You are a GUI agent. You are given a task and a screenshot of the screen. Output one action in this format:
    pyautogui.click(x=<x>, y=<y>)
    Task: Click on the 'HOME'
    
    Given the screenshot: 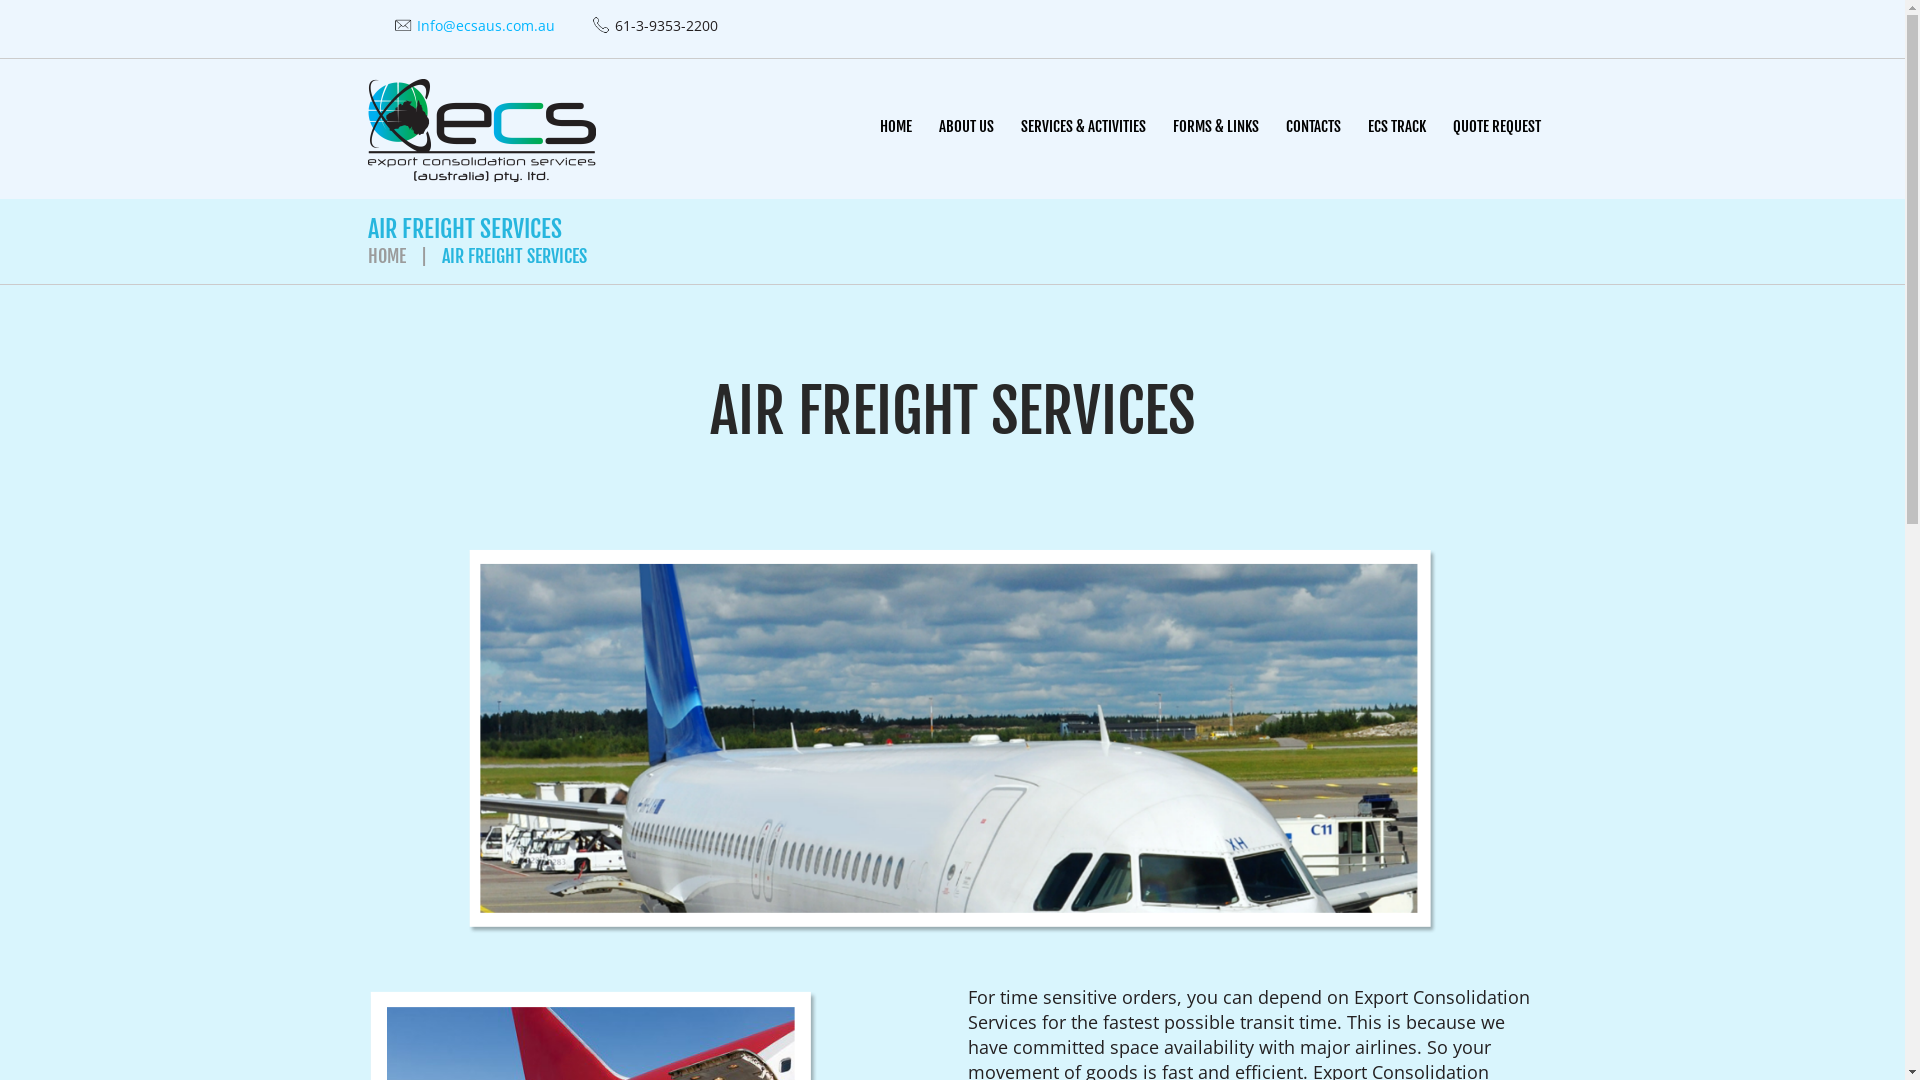 What is the action you would take?
    pyautogui.click(x=893, y=127)
    